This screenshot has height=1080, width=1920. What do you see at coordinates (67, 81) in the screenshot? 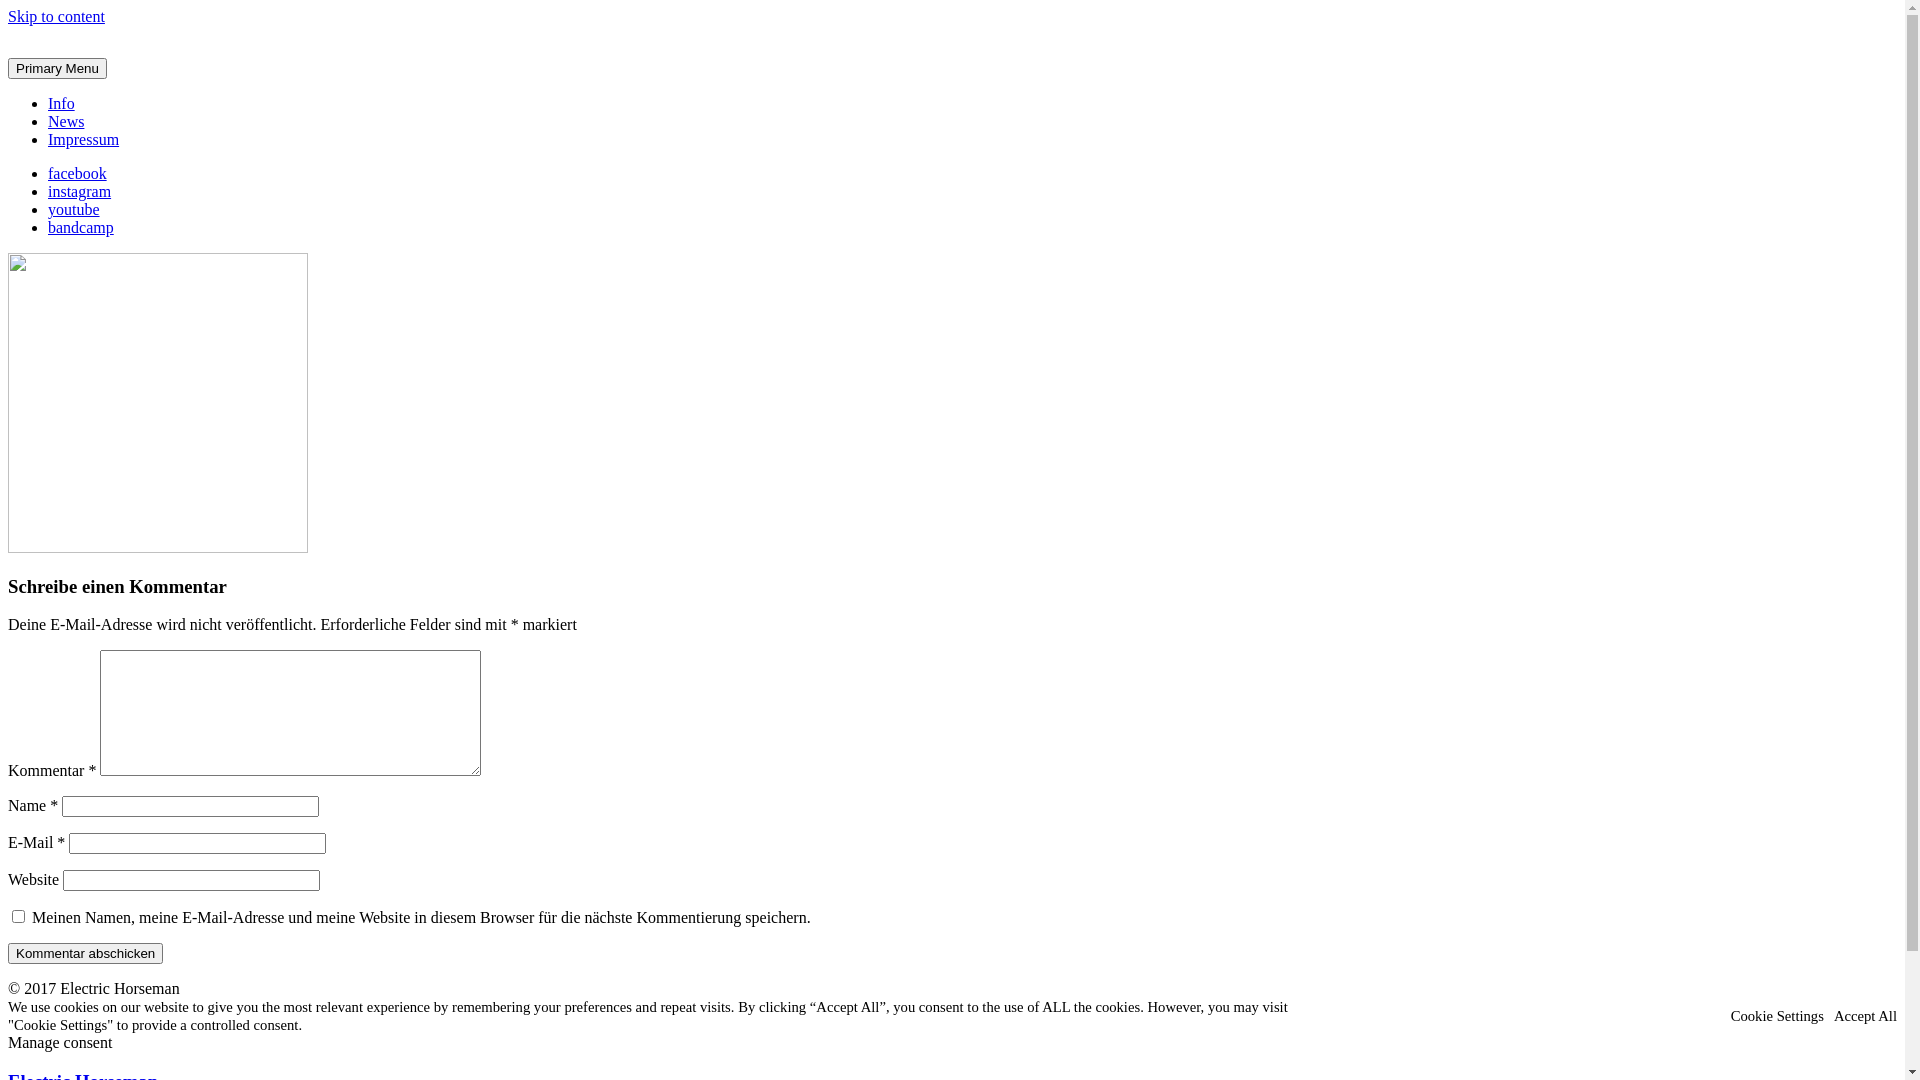
I see `'Electric Horseman'` at bounding box center [67, 81].